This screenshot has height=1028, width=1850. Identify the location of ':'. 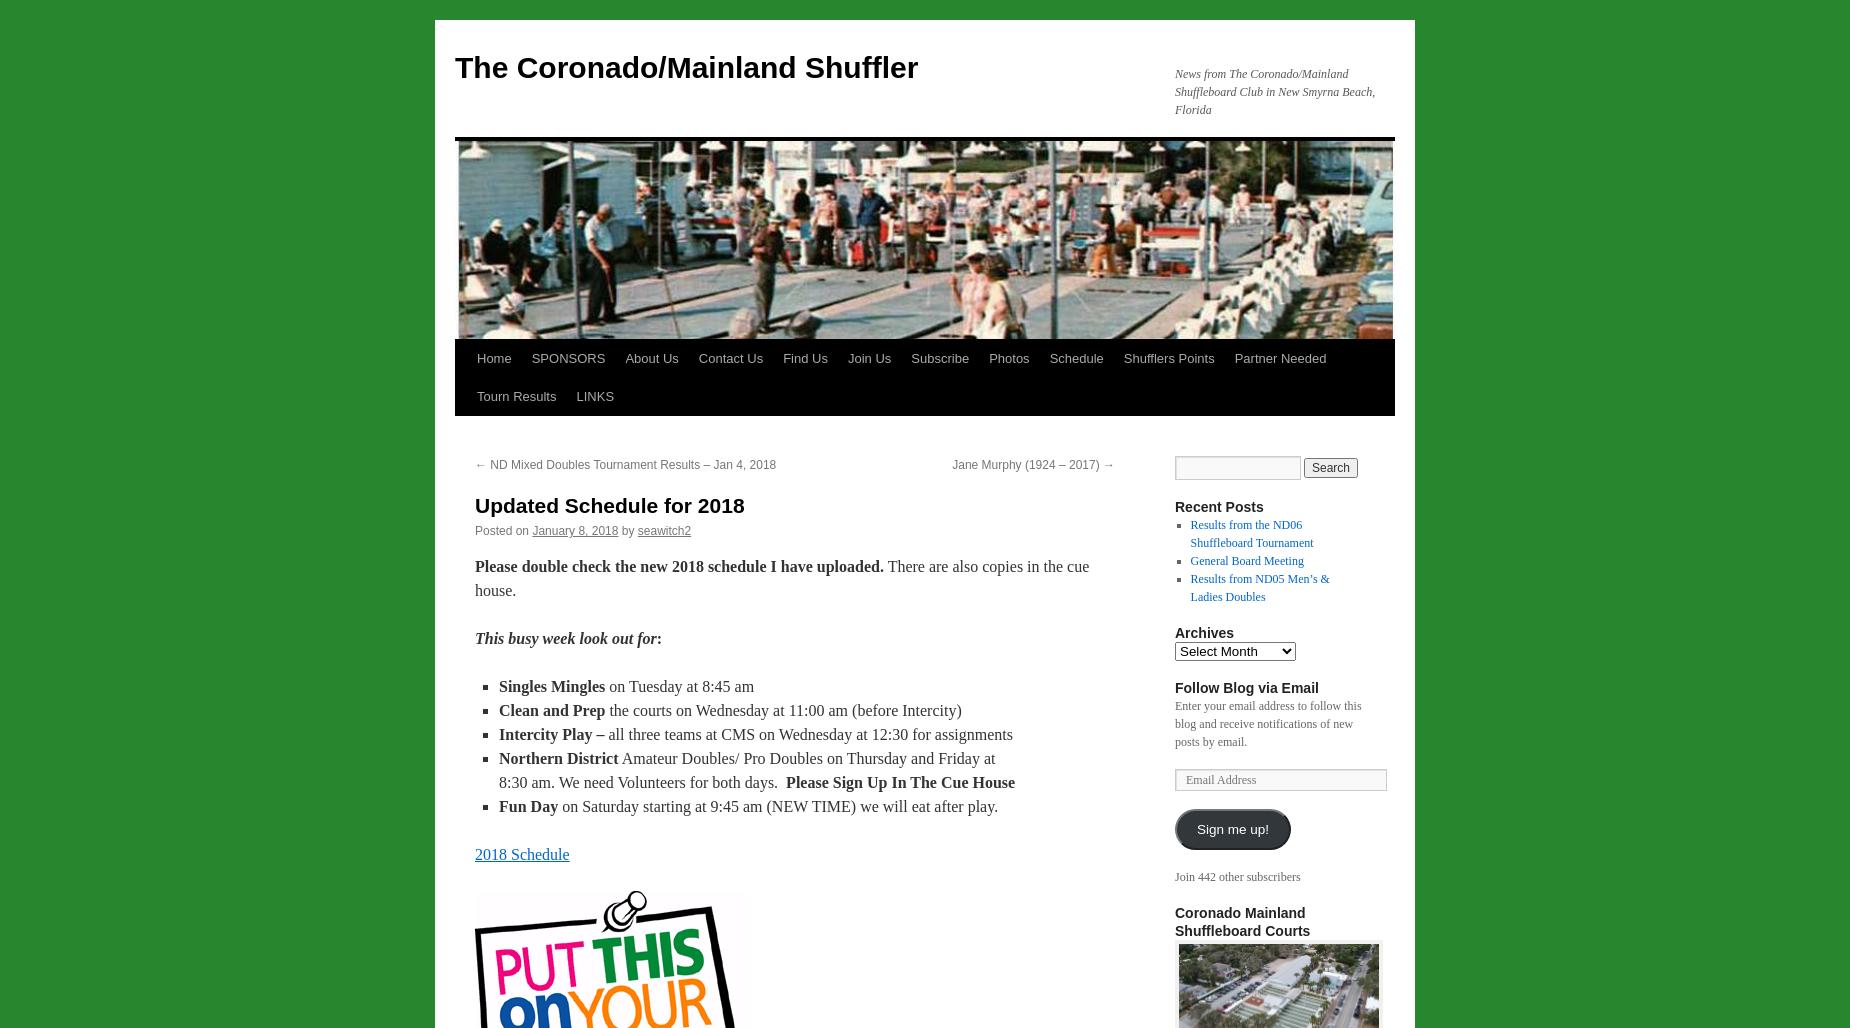
(658, 637).